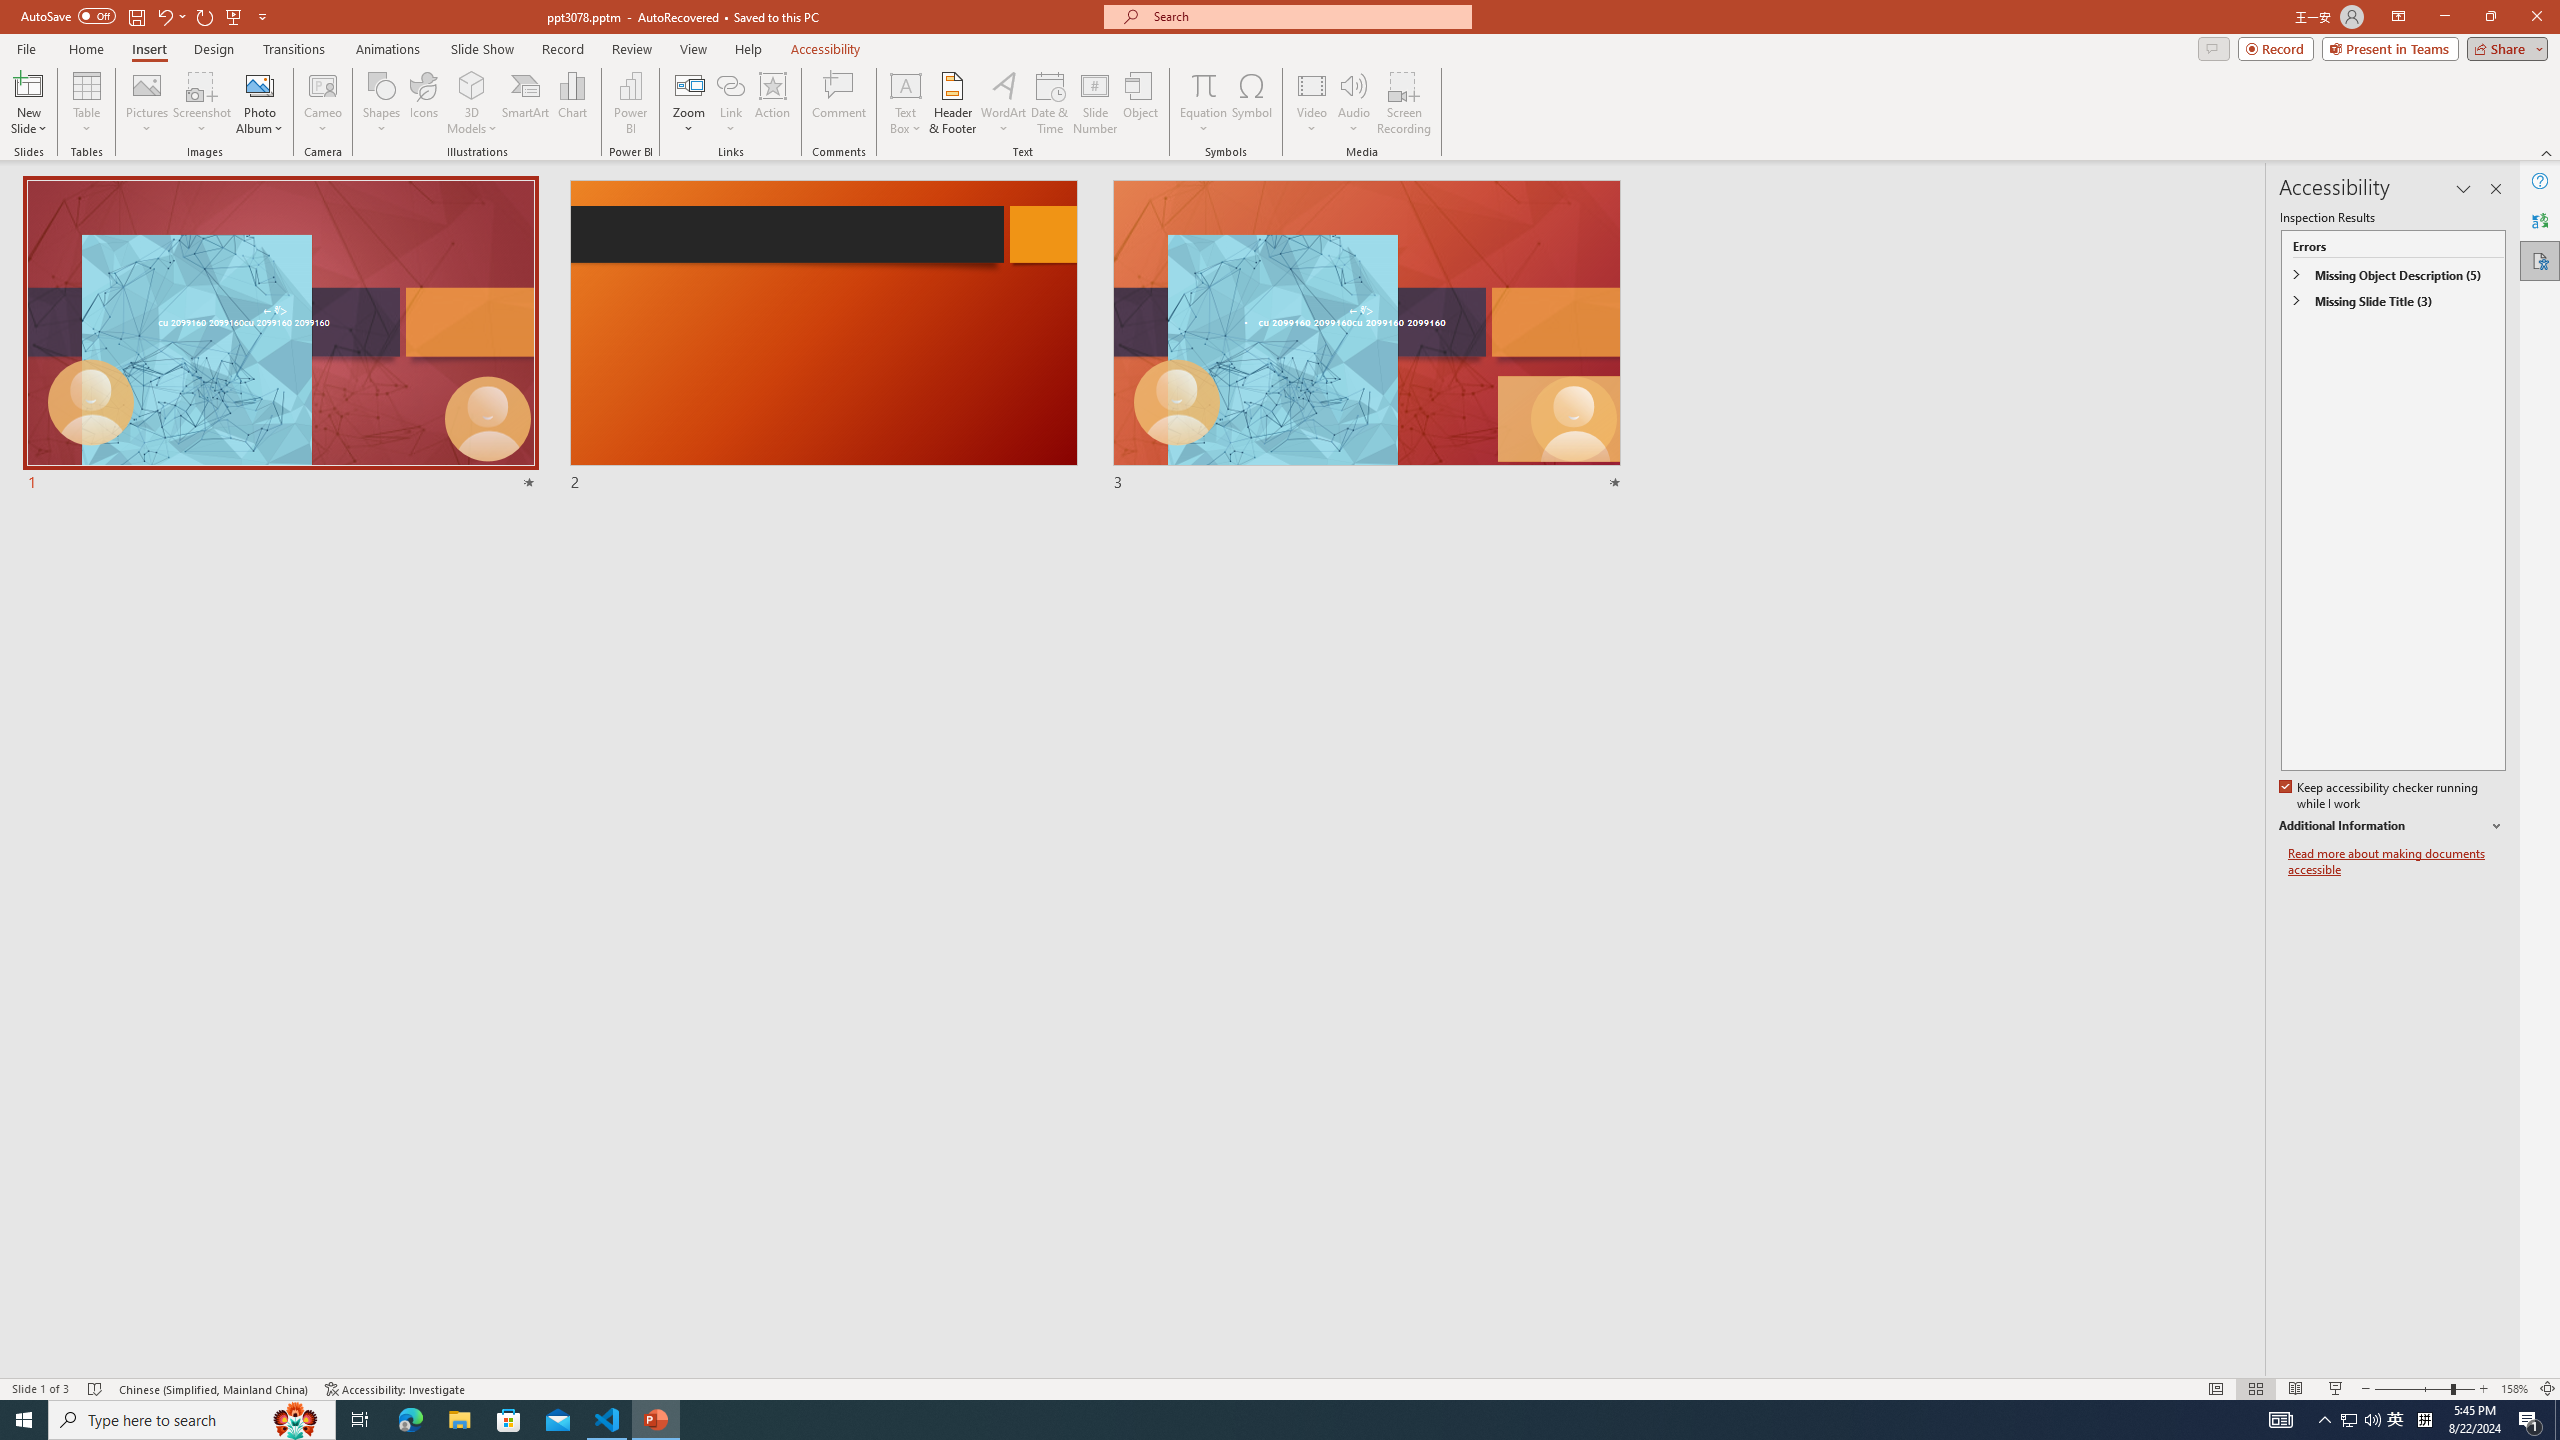 This screenshot has height=1440, width=2560. What do you see at coordinates (201, 103) in the screenshot?
I see `'Screenshot'` at bounding box center [201, 103].